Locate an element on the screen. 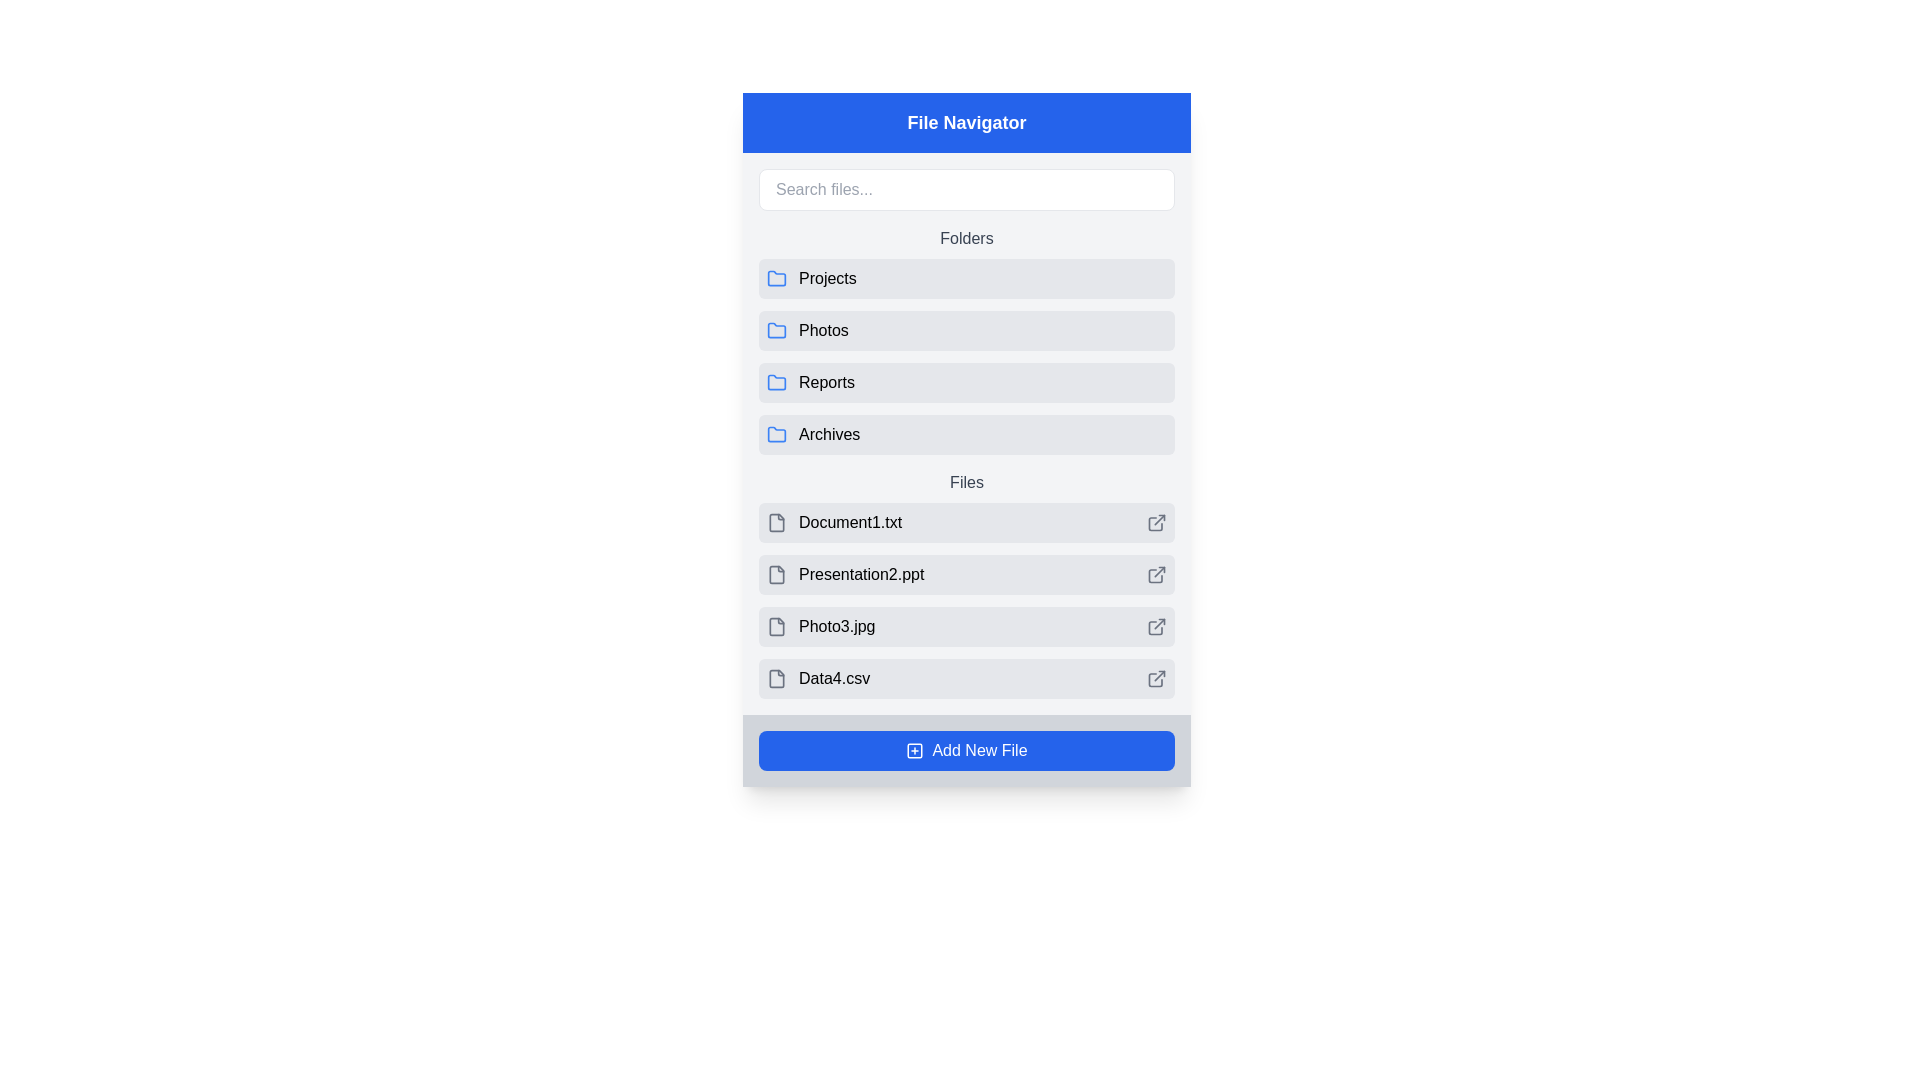 This screenshot has height=1080, width=1920. the label is located at coordinates (979, 751).